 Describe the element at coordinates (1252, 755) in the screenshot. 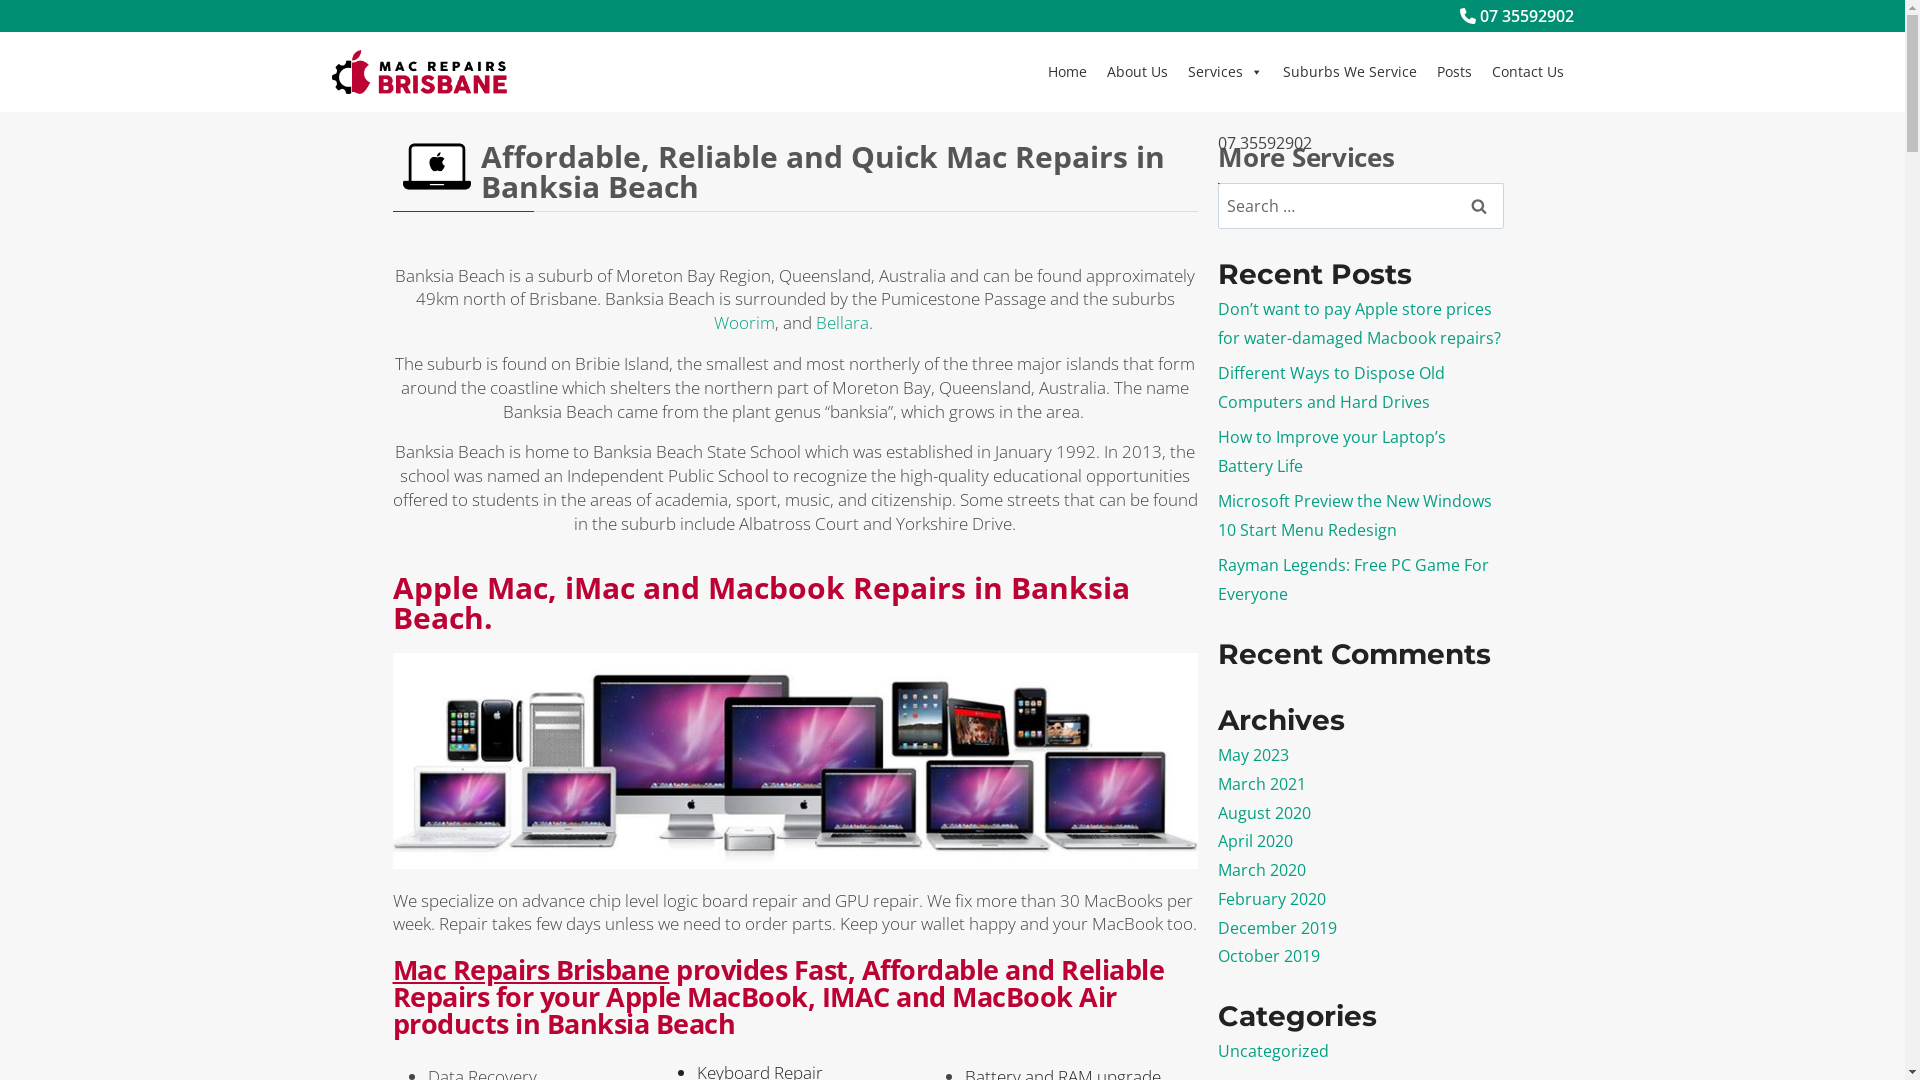

I see `'May 2023'` at that location.